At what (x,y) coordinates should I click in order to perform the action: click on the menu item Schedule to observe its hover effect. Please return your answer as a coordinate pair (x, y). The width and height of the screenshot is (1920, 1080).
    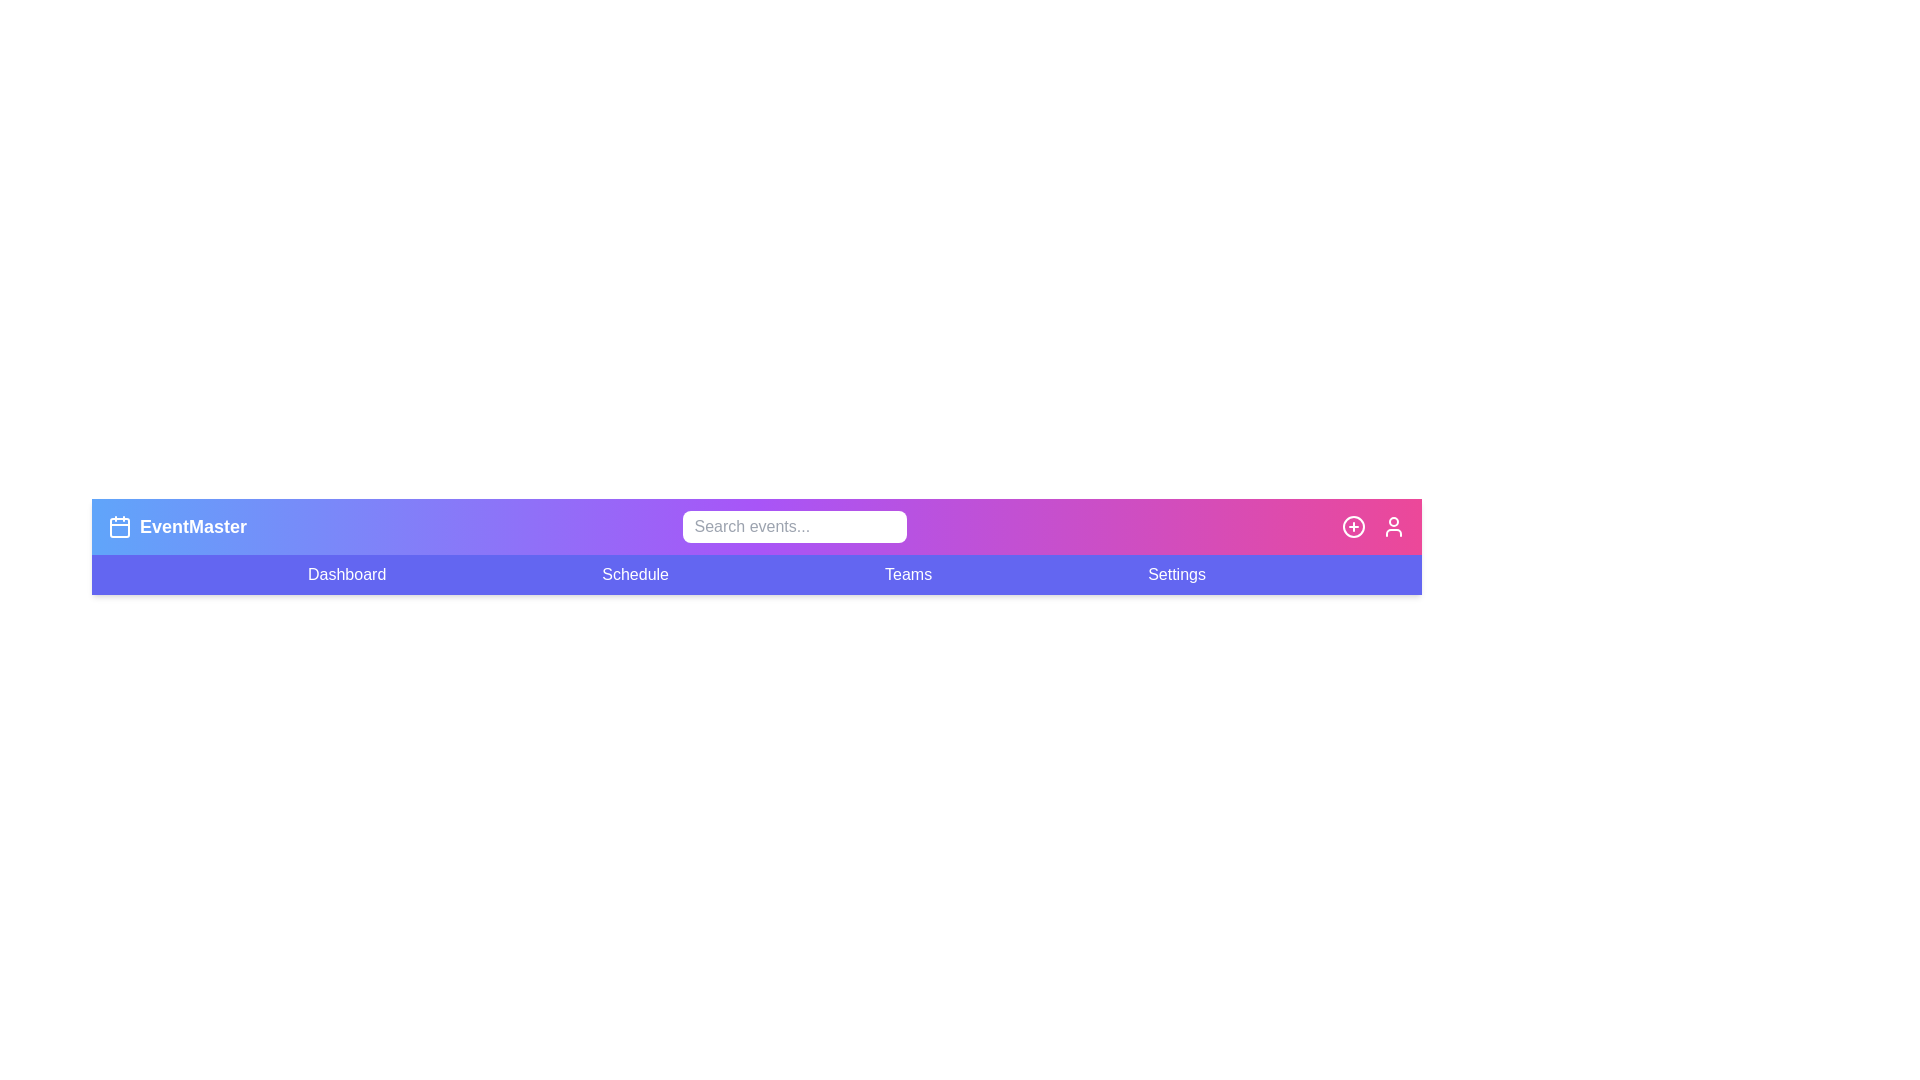
    Looking at the image, I should click on (634, 574).